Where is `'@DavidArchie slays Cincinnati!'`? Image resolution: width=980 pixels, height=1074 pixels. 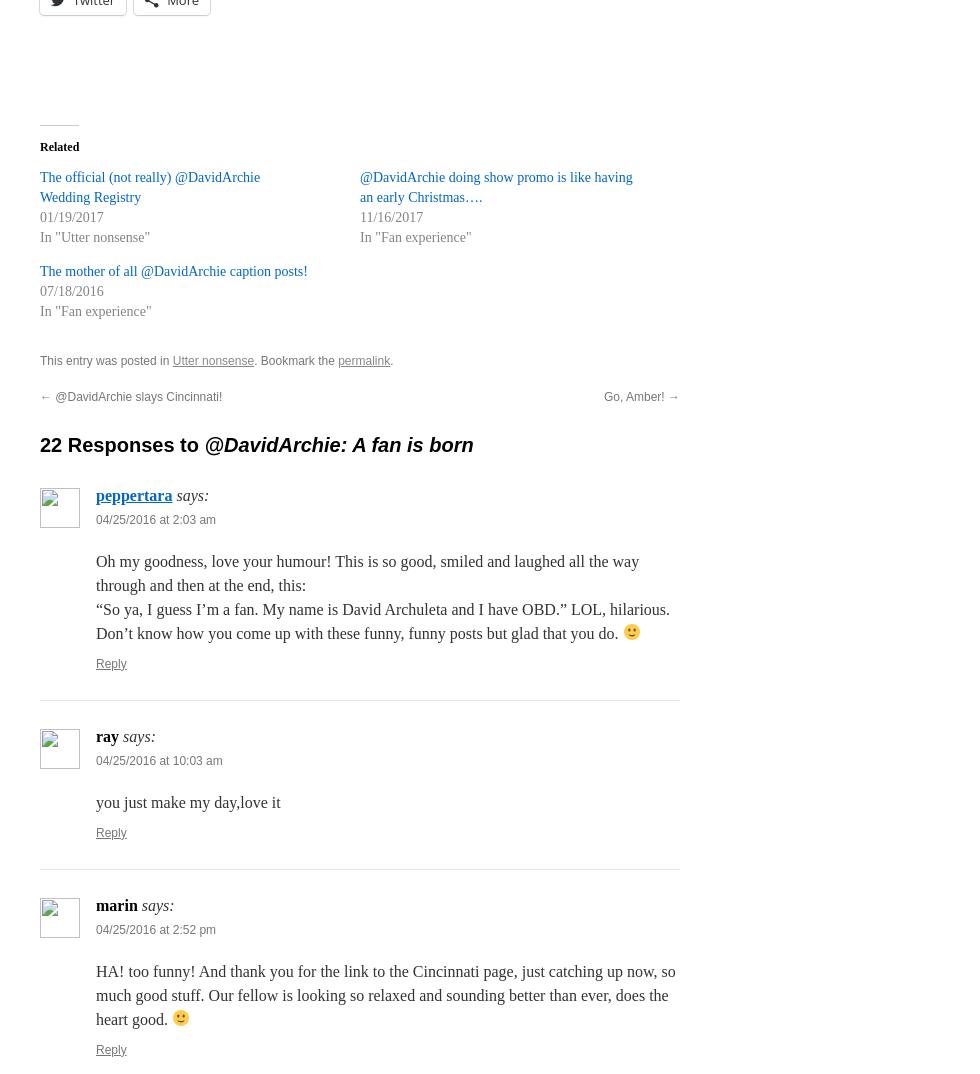 '@DavidArchie slays Cincinnati!' is located at coordinates (52, 395).